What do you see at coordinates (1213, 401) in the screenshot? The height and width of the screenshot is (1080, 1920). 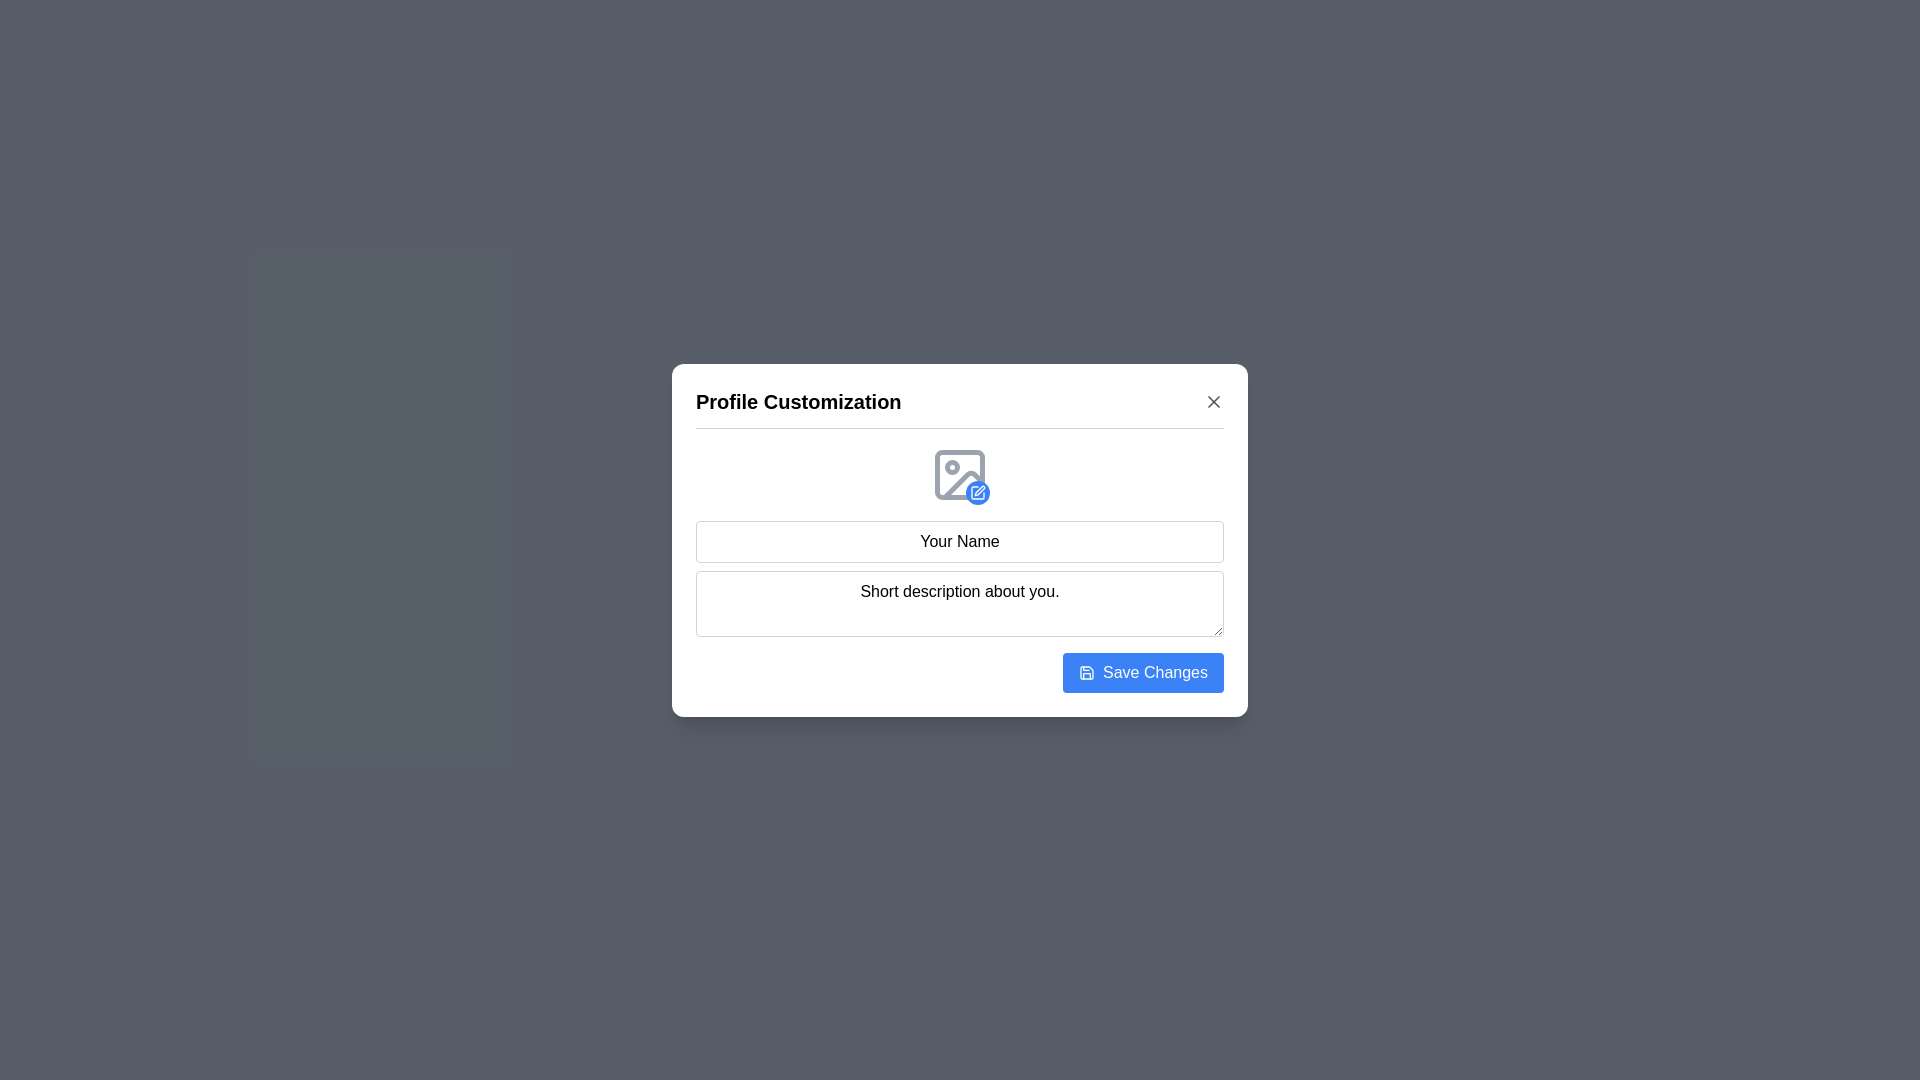 I see `close button to dismiss the dialog` at bounding box center [1213, 401].